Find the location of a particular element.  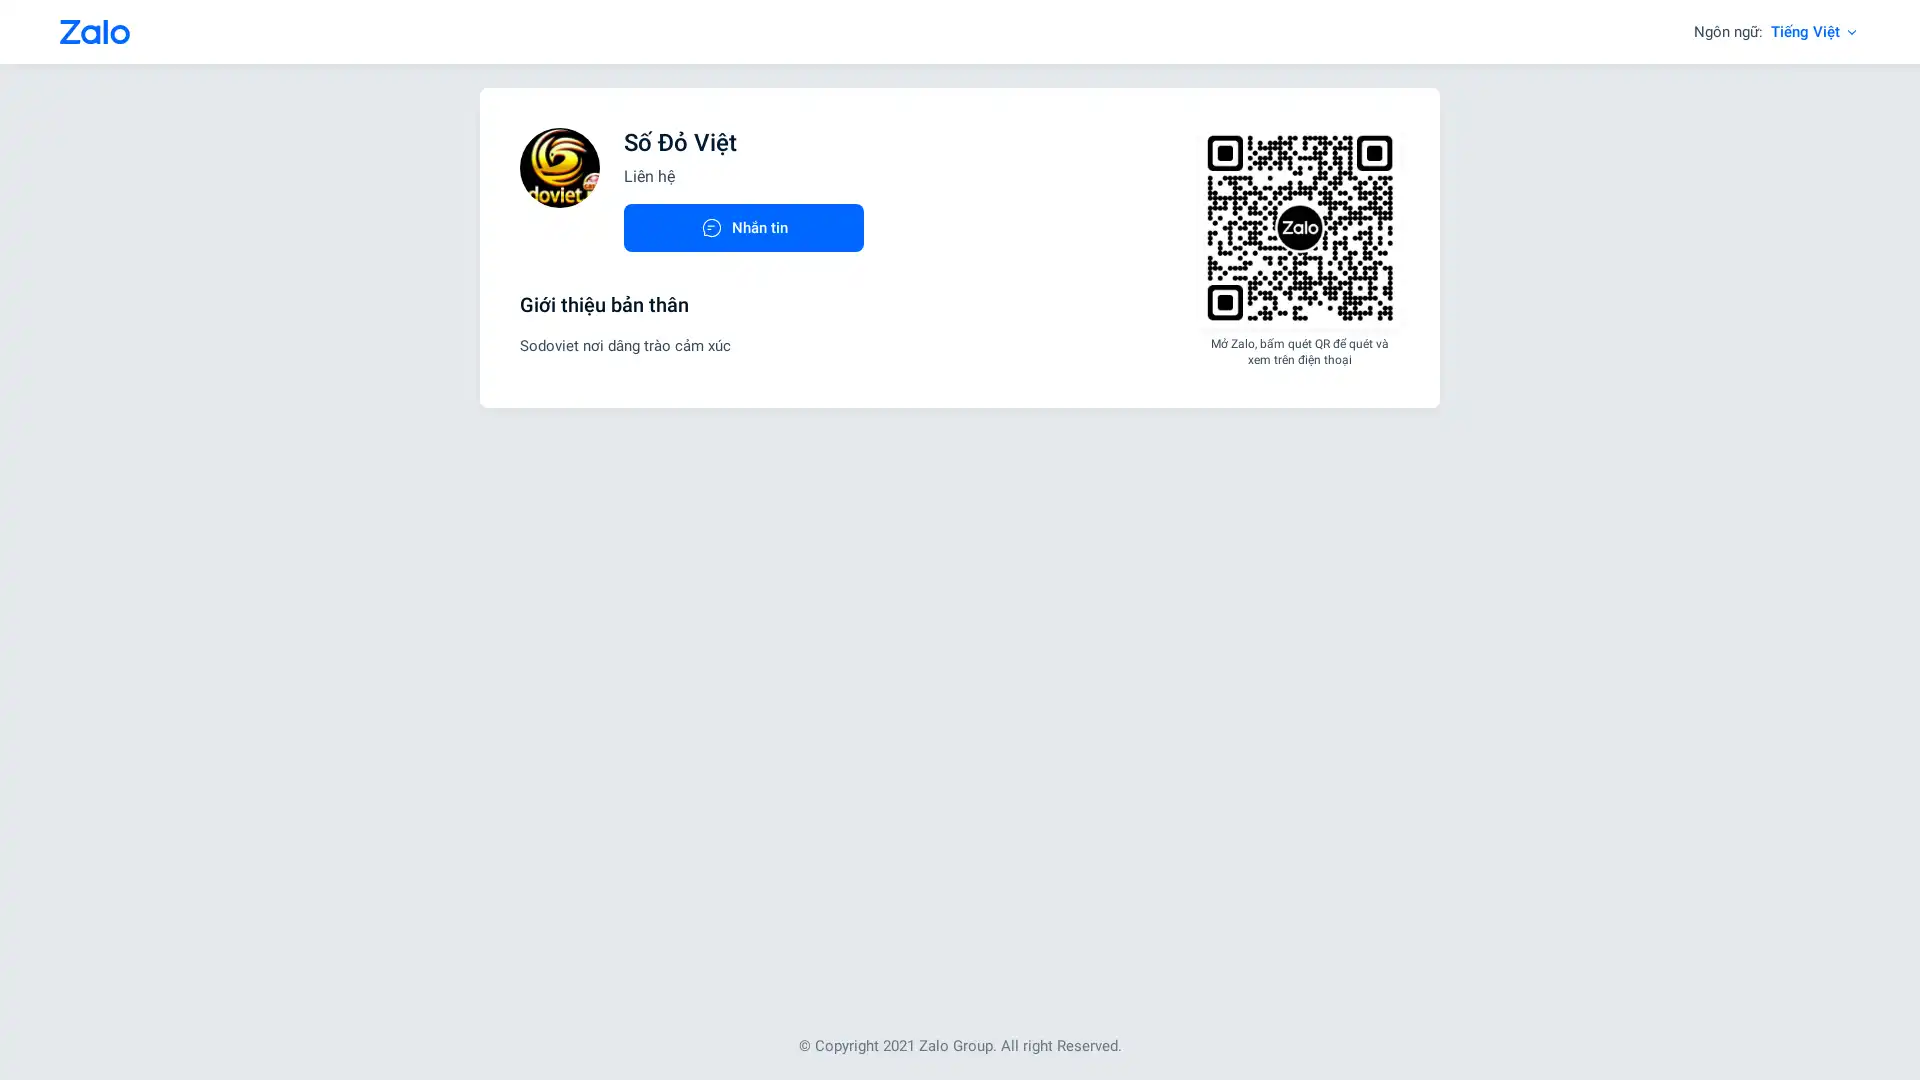

Nhan tin is located at coordinates (743, 226).